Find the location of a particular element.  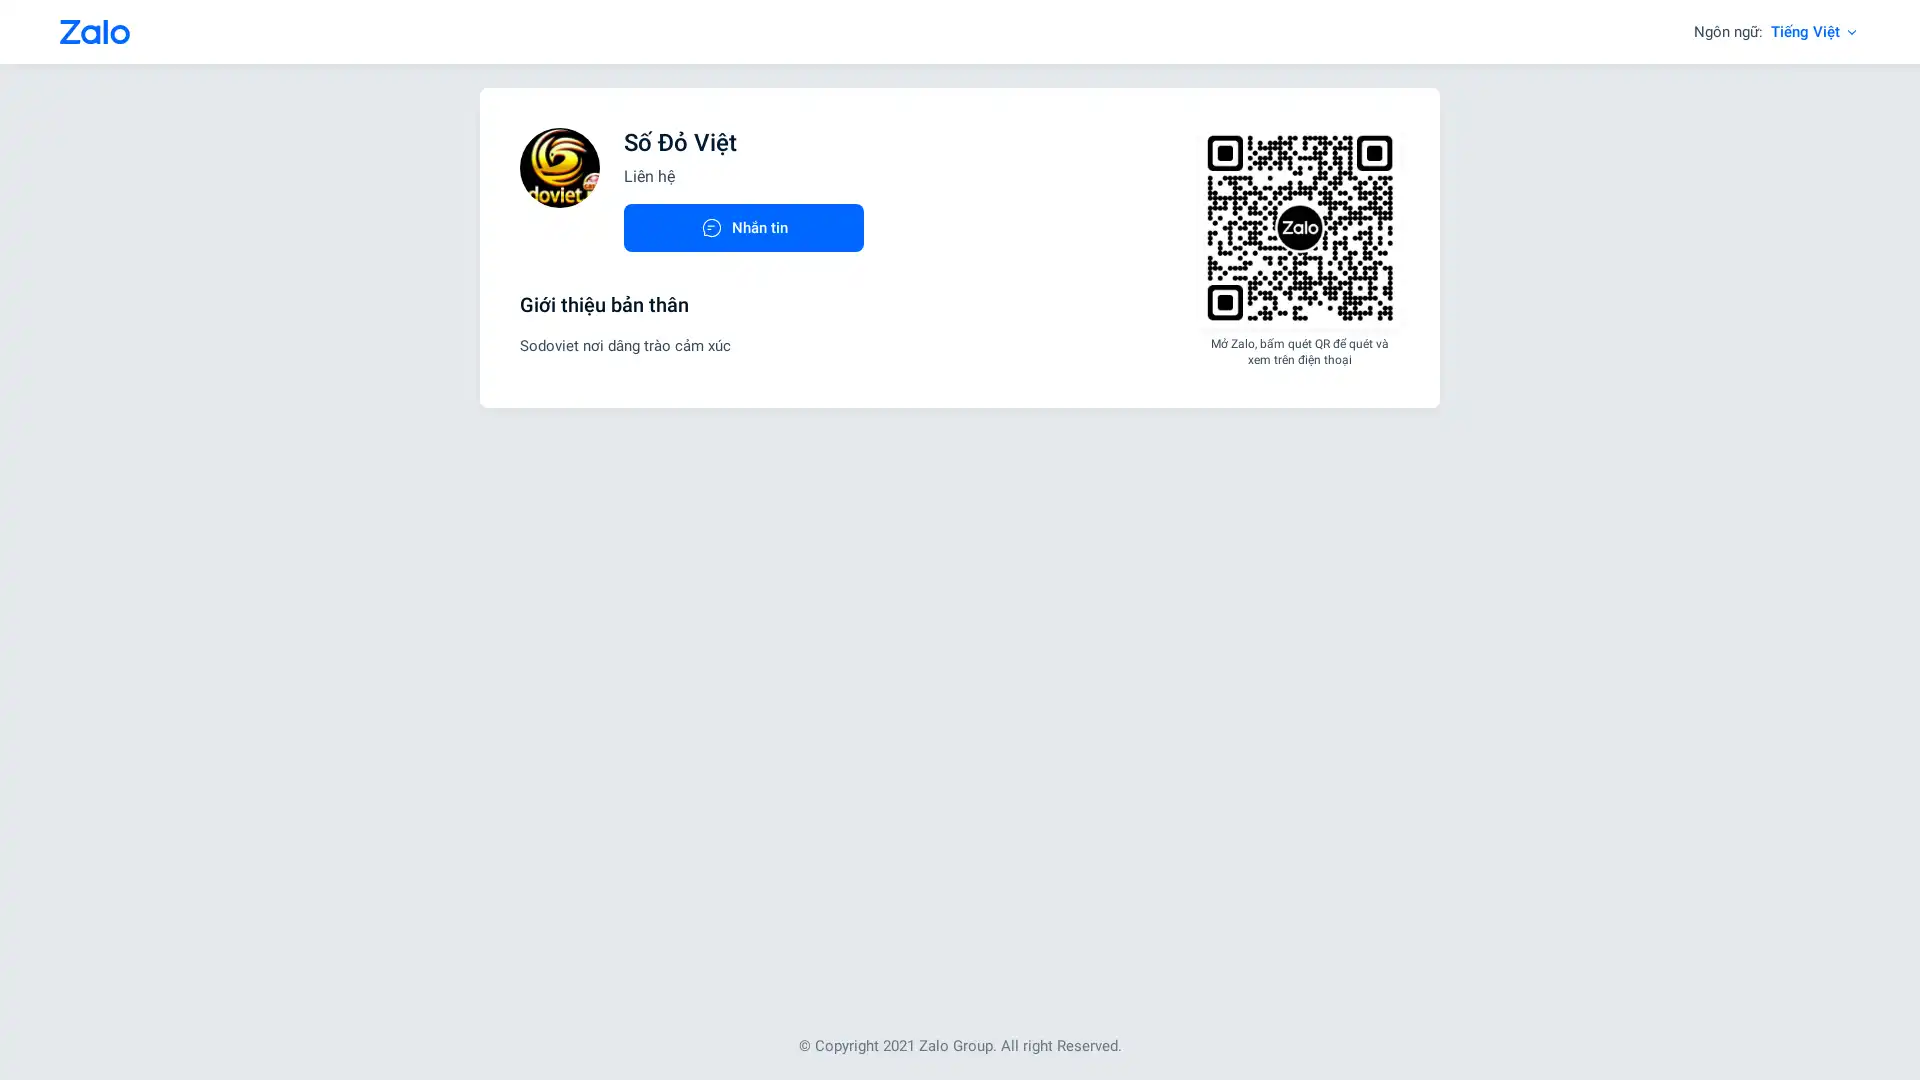

Nhan tin is located at coordinates (743, 226).